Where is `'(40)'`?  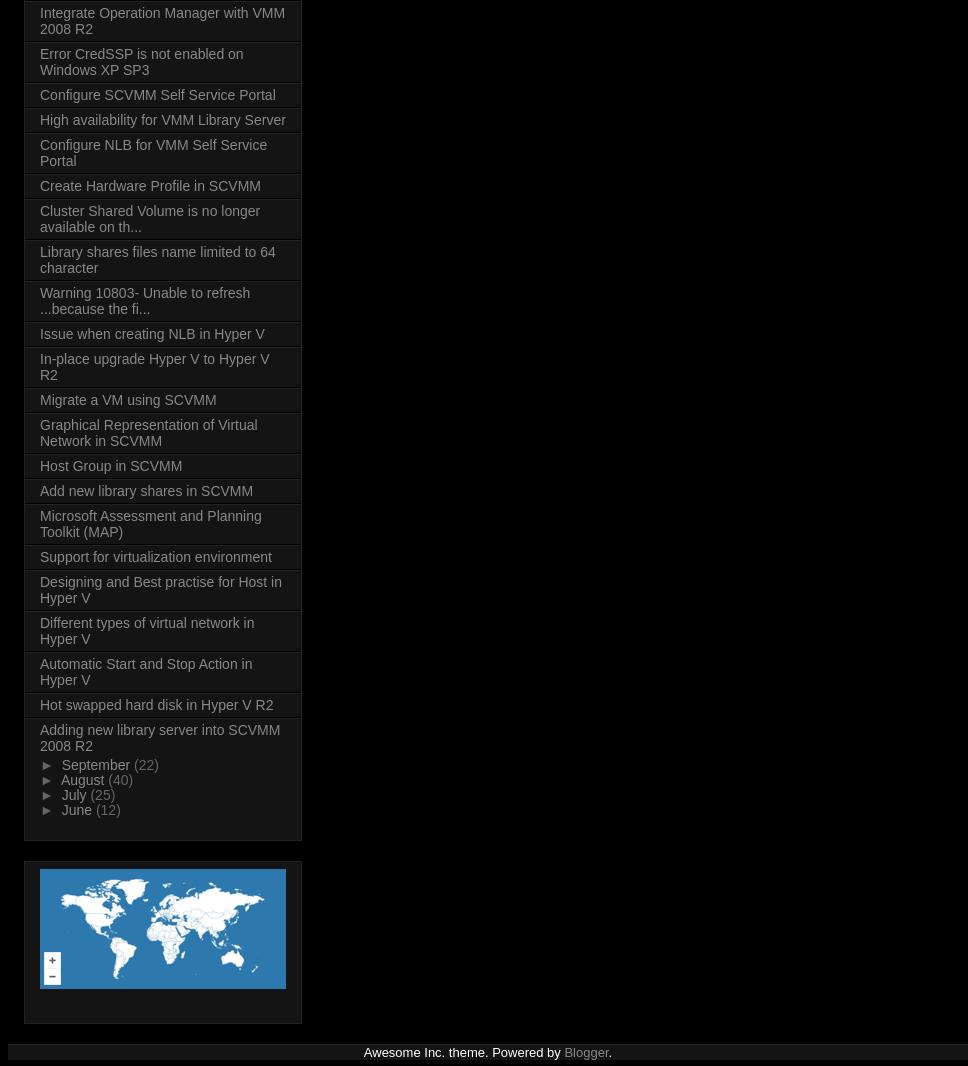 '(40)' is located at coordinates (120, 778).